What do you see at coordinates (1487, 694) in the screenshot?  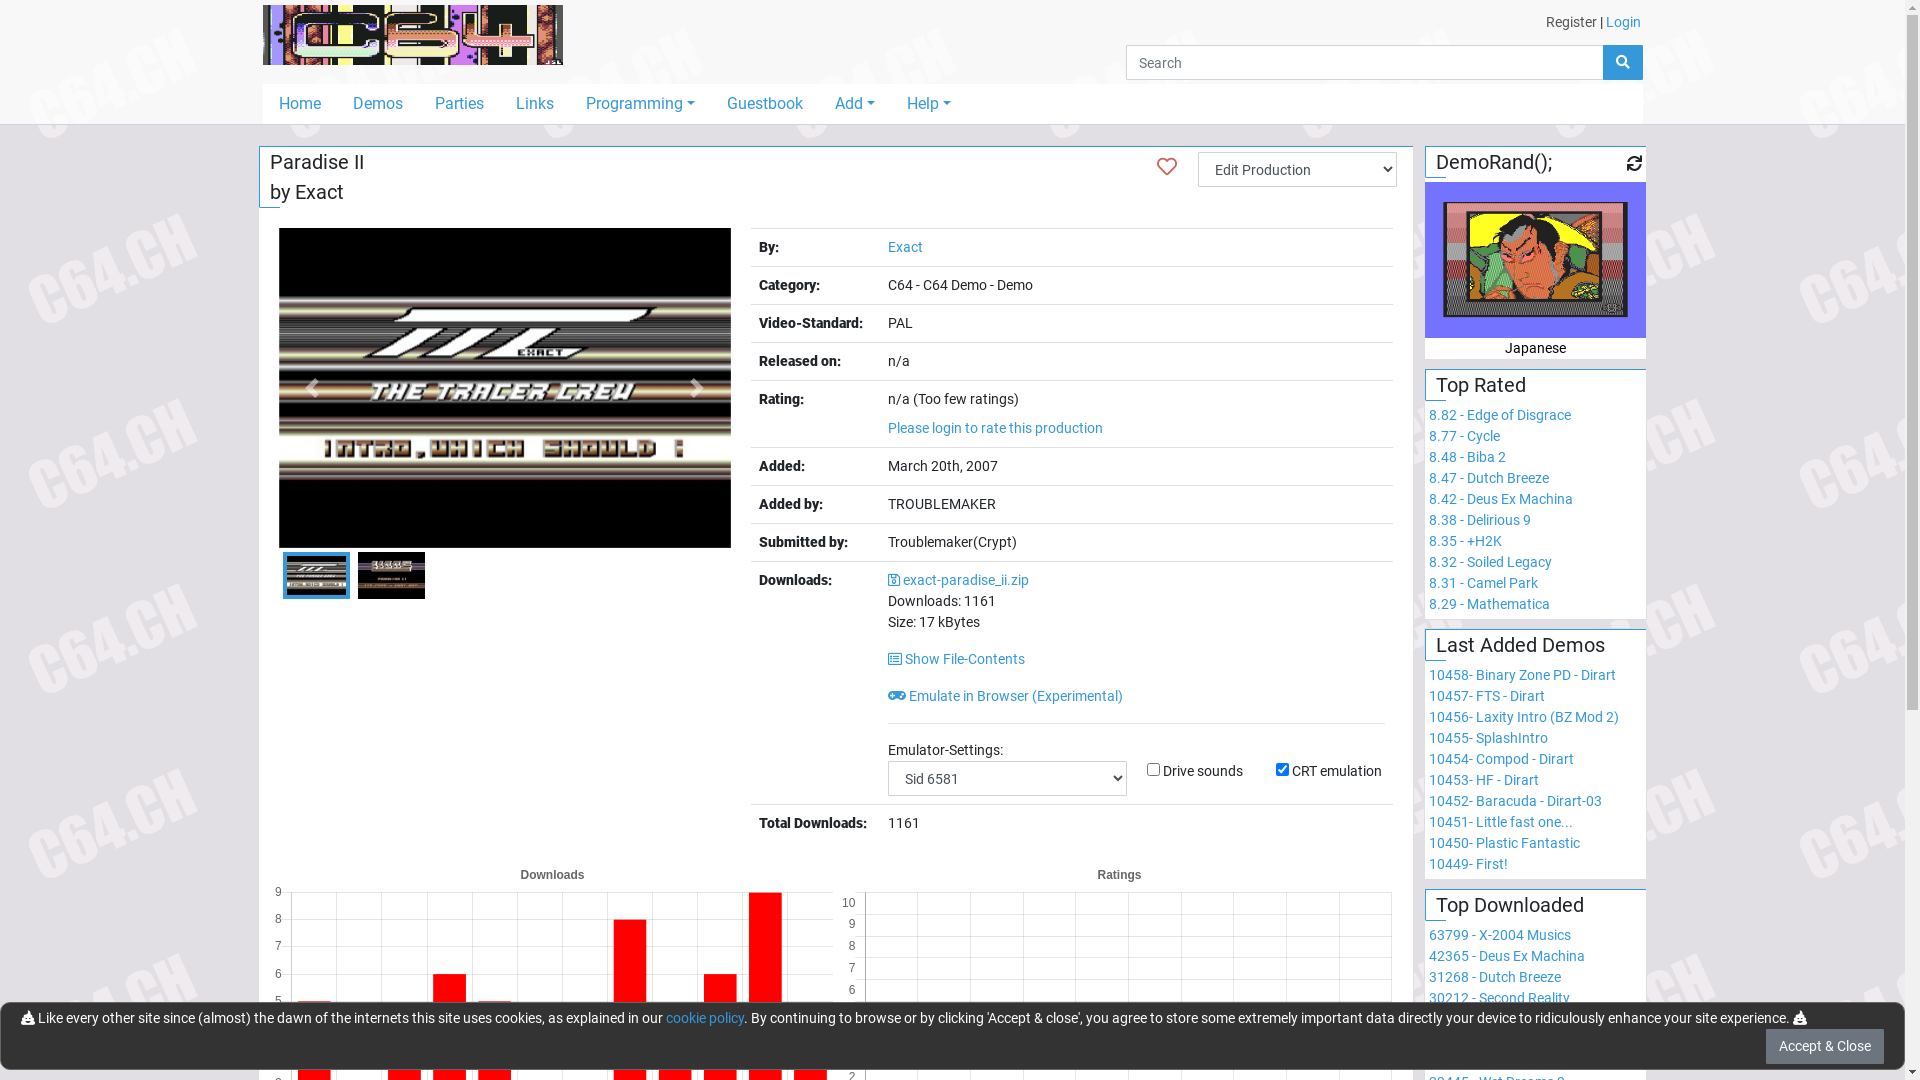 I see `'10457- FTS - Dirart'` at bounding box center [1487, 694].